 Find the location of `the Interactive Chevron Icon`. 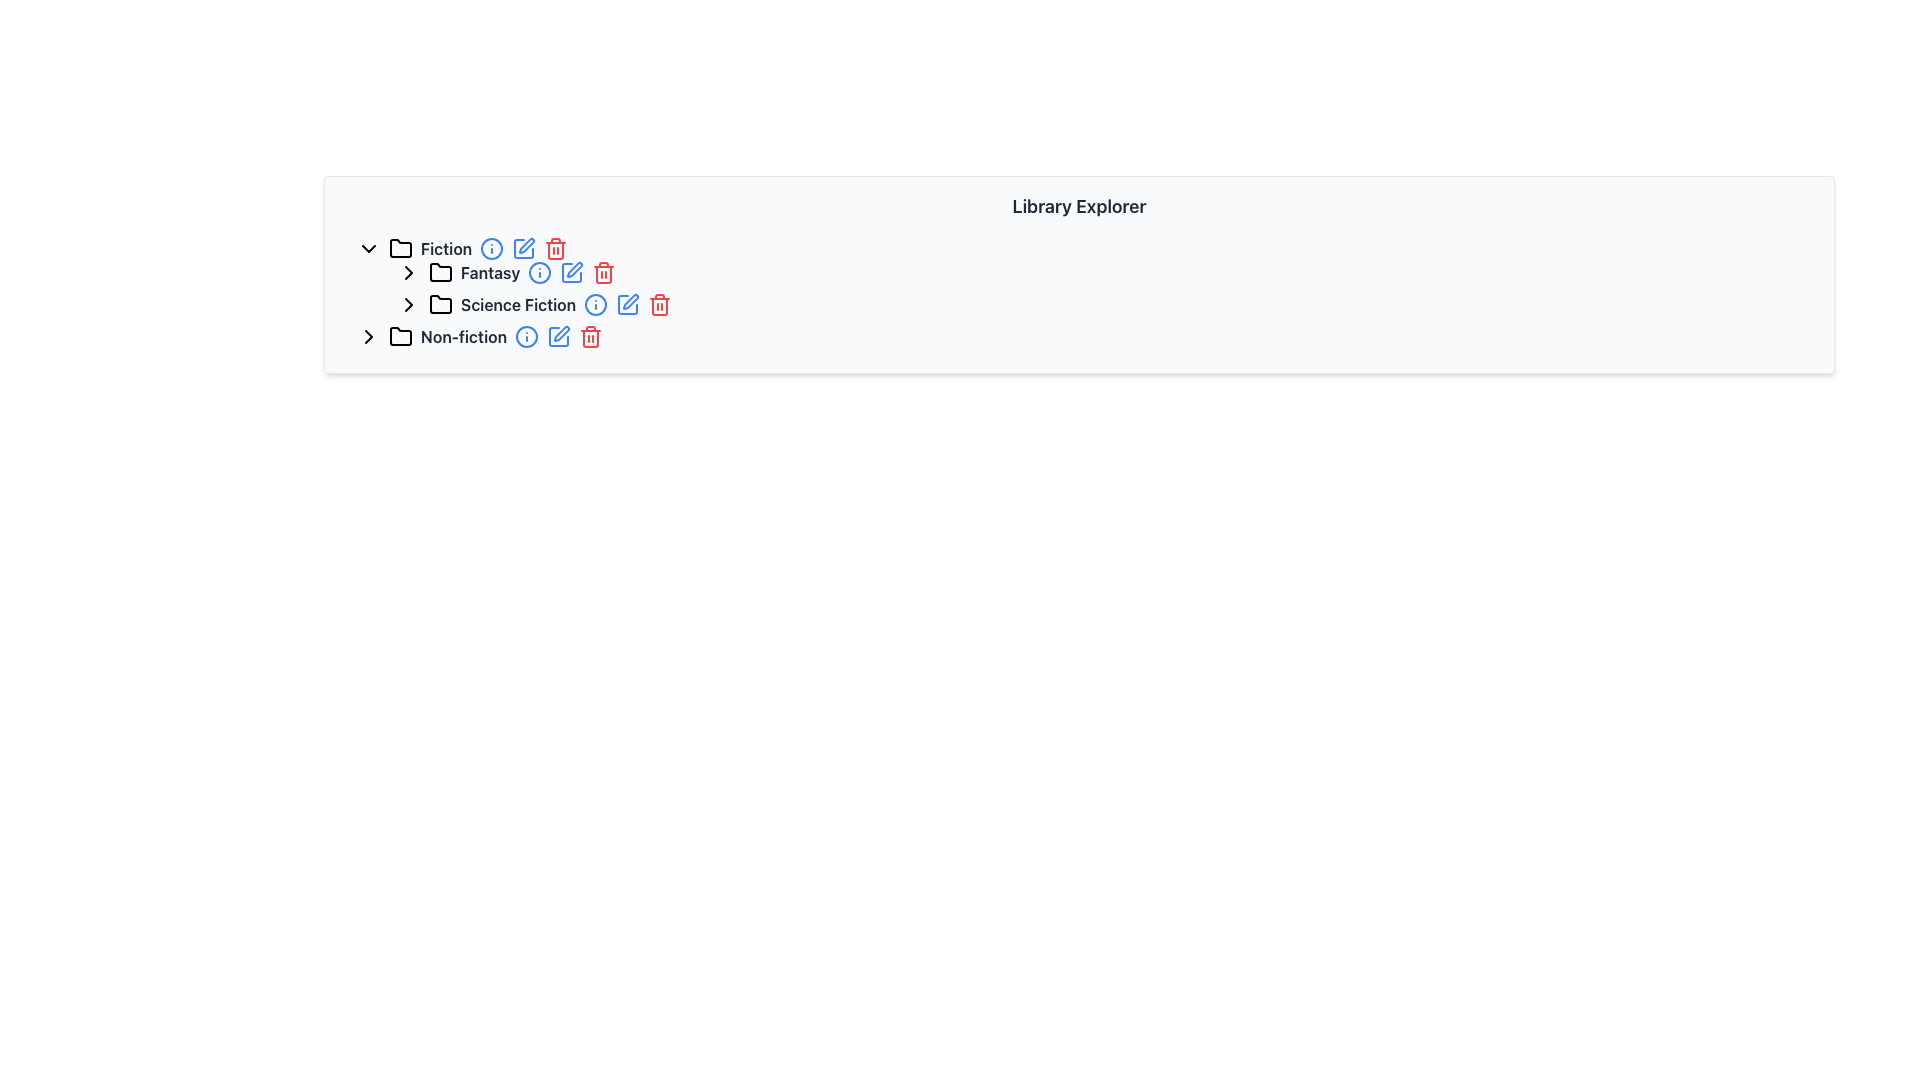

the Interactive Chevron Icon is located at coordinates (407, 304).